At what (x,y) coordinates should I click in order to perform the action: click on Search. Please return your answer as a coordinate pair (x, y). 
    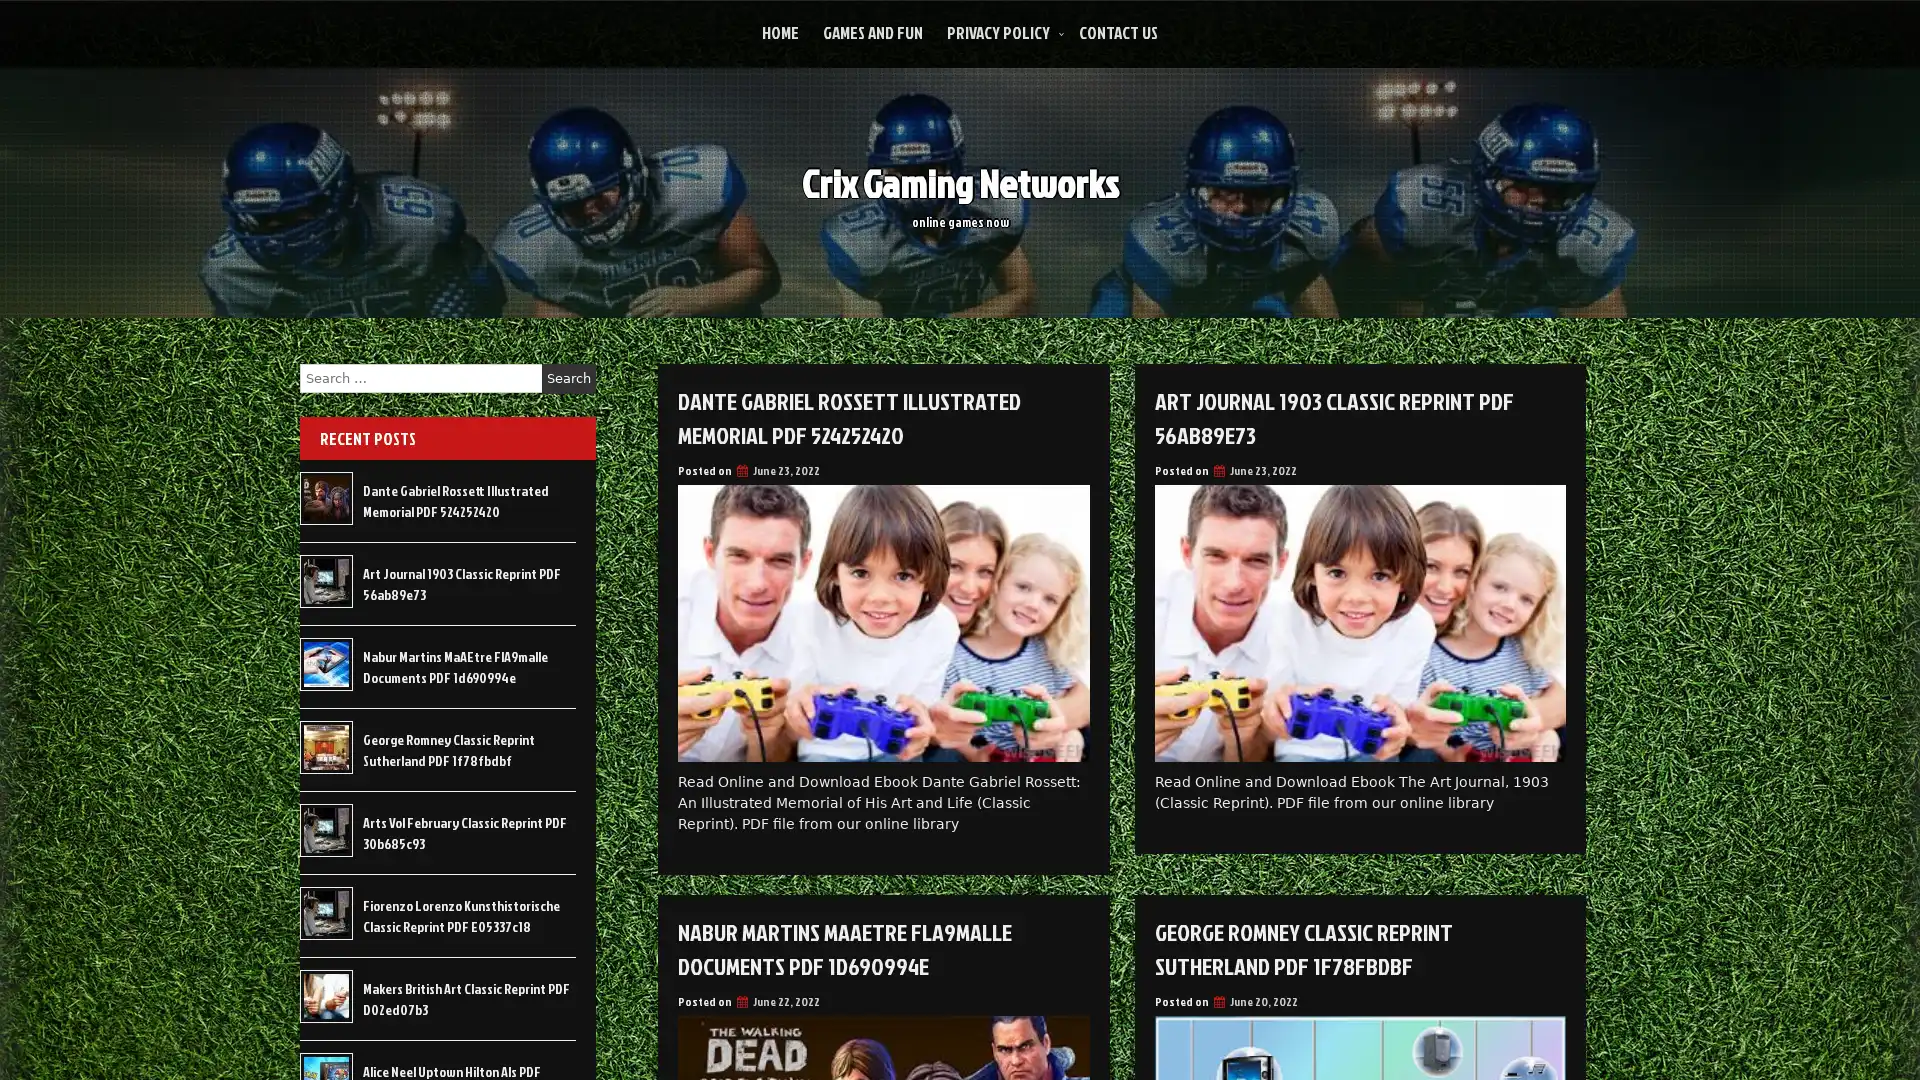
    Looking at the image, I should click on (568, 378).